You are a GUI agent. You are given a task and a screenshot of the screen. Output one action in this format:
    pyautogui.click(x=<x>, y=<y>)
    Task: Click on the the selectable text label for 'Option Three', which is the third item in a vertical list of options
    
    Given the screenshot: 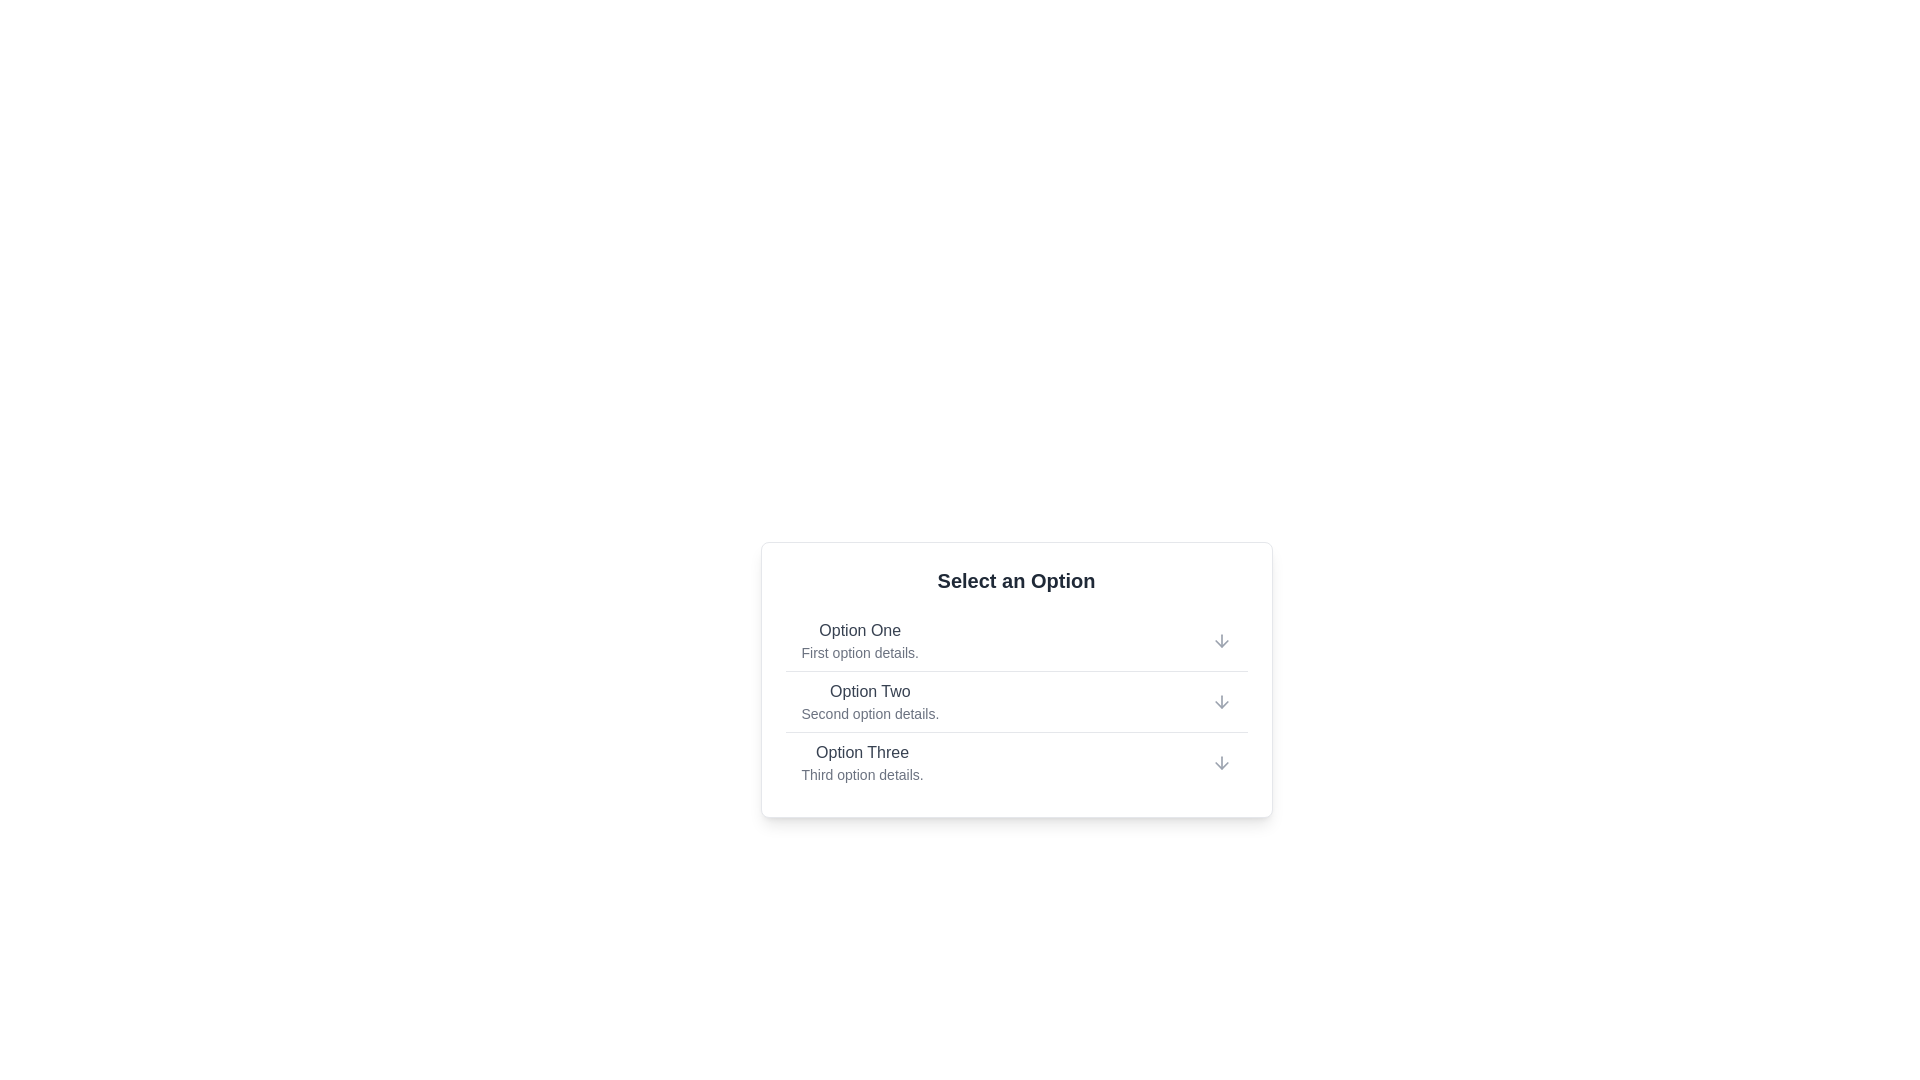 What is the action you would take?
    pyautogui.click(x=862, y=763)
    